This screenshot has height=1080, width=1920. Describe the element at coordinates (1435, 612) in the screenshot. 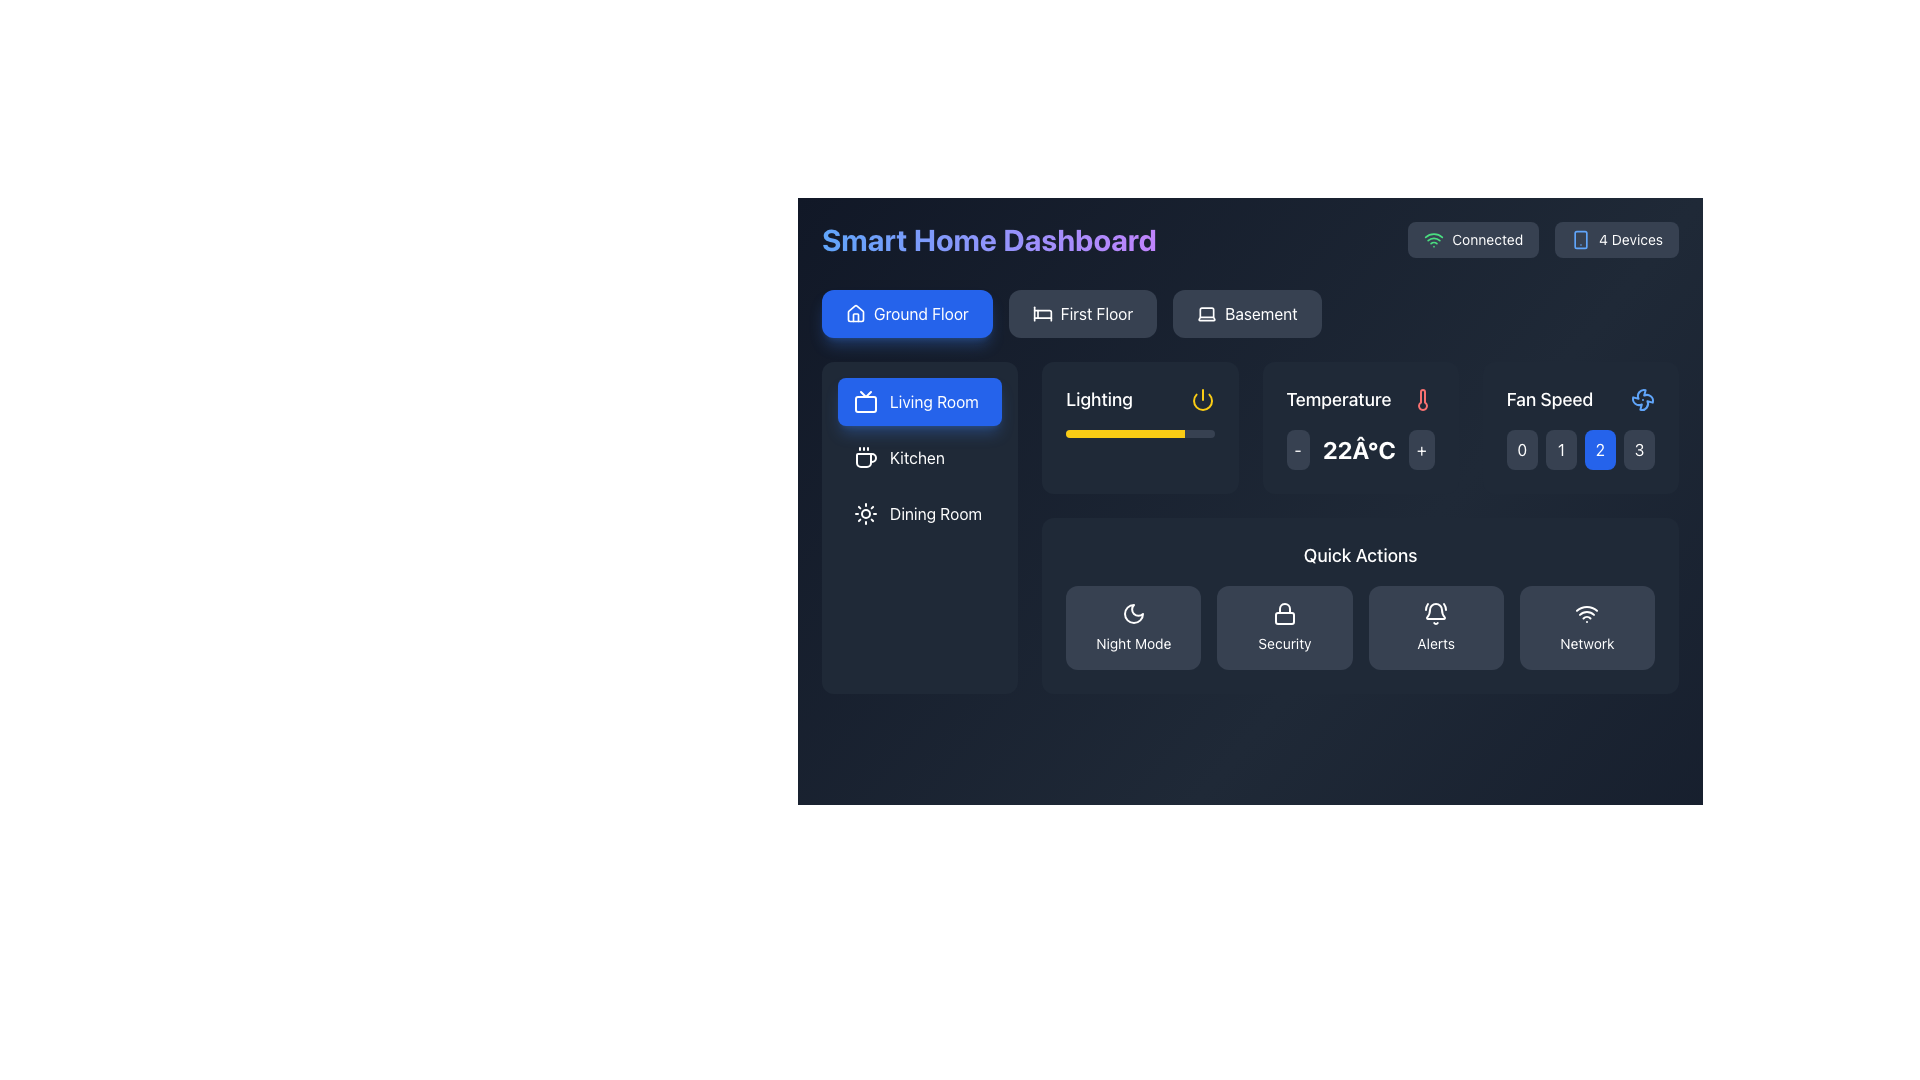

I see `the SVG icon resembling a bell, which symbolizes notifications or alerts, located in the 'Quick Actions' section within the 'Alerts' button group` at that location.